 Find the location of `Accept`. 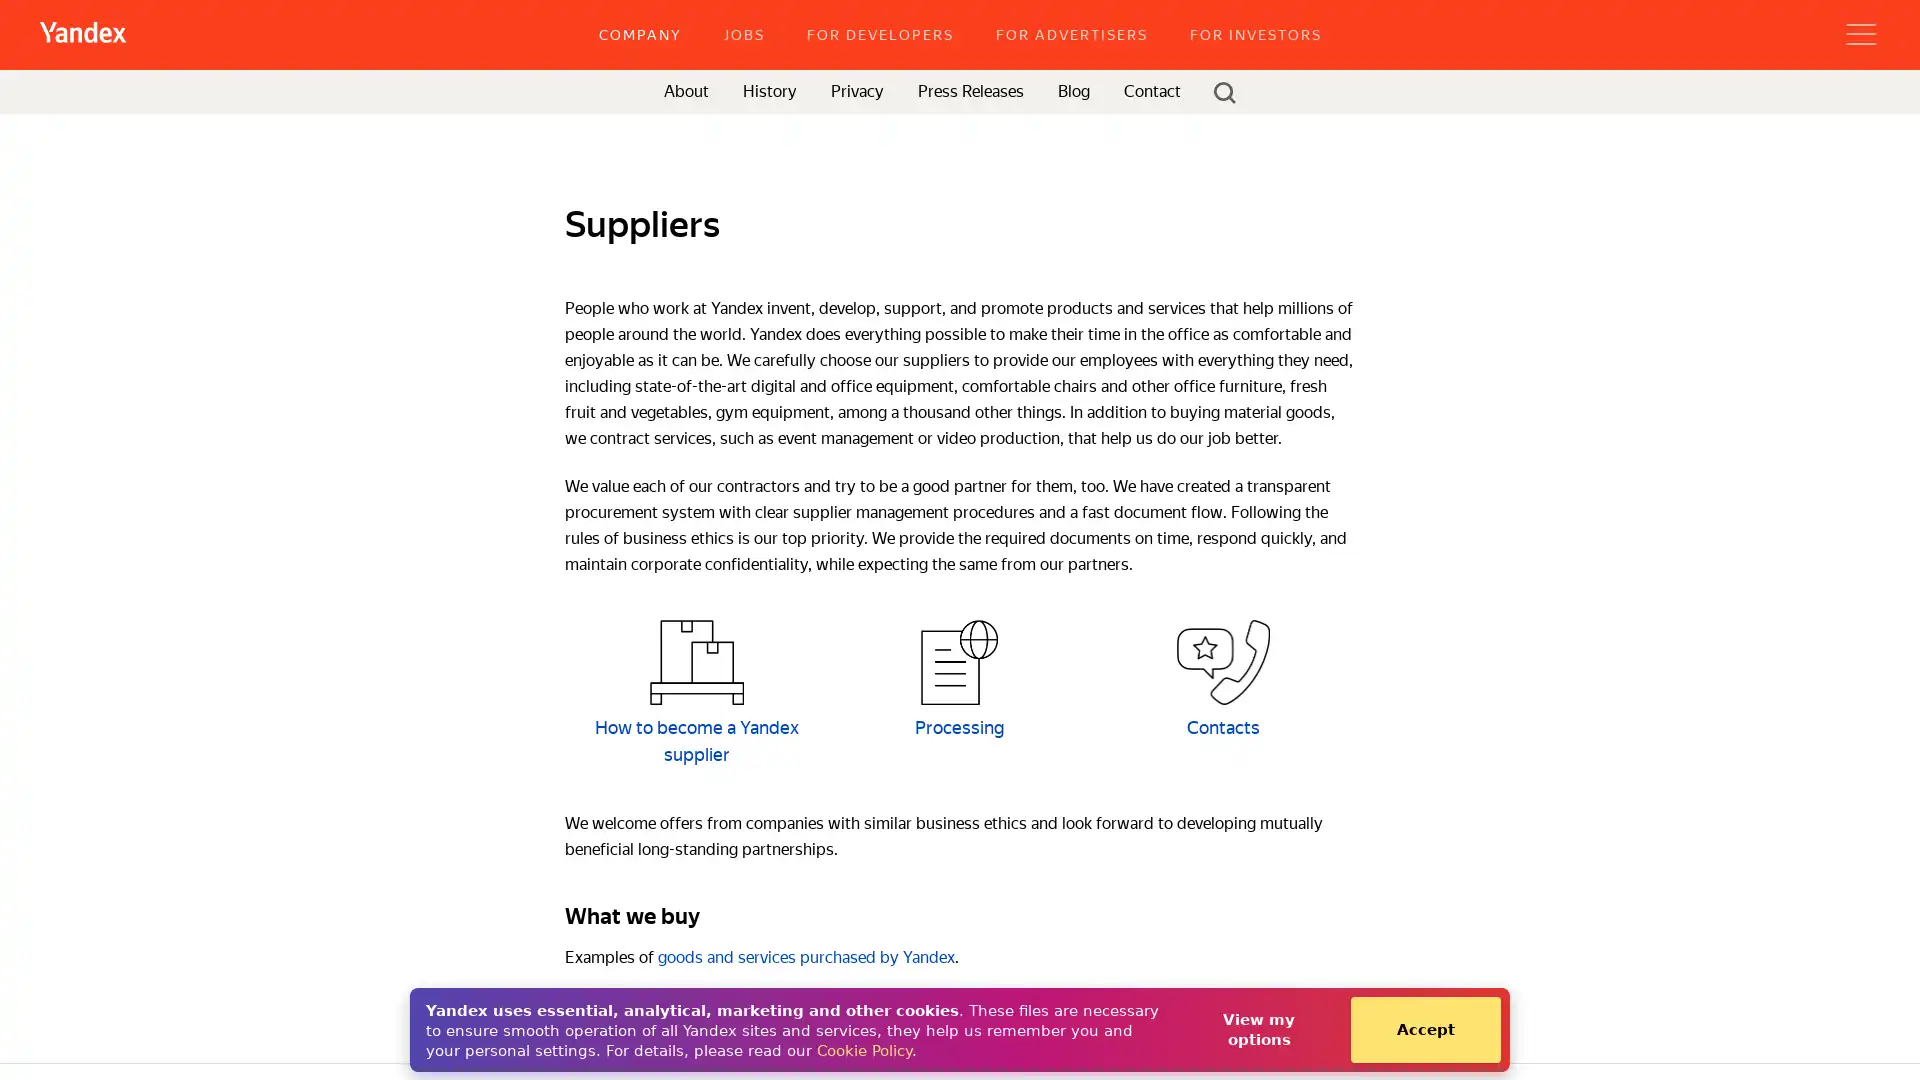

Accept is located at coordinates (1424, 1029).